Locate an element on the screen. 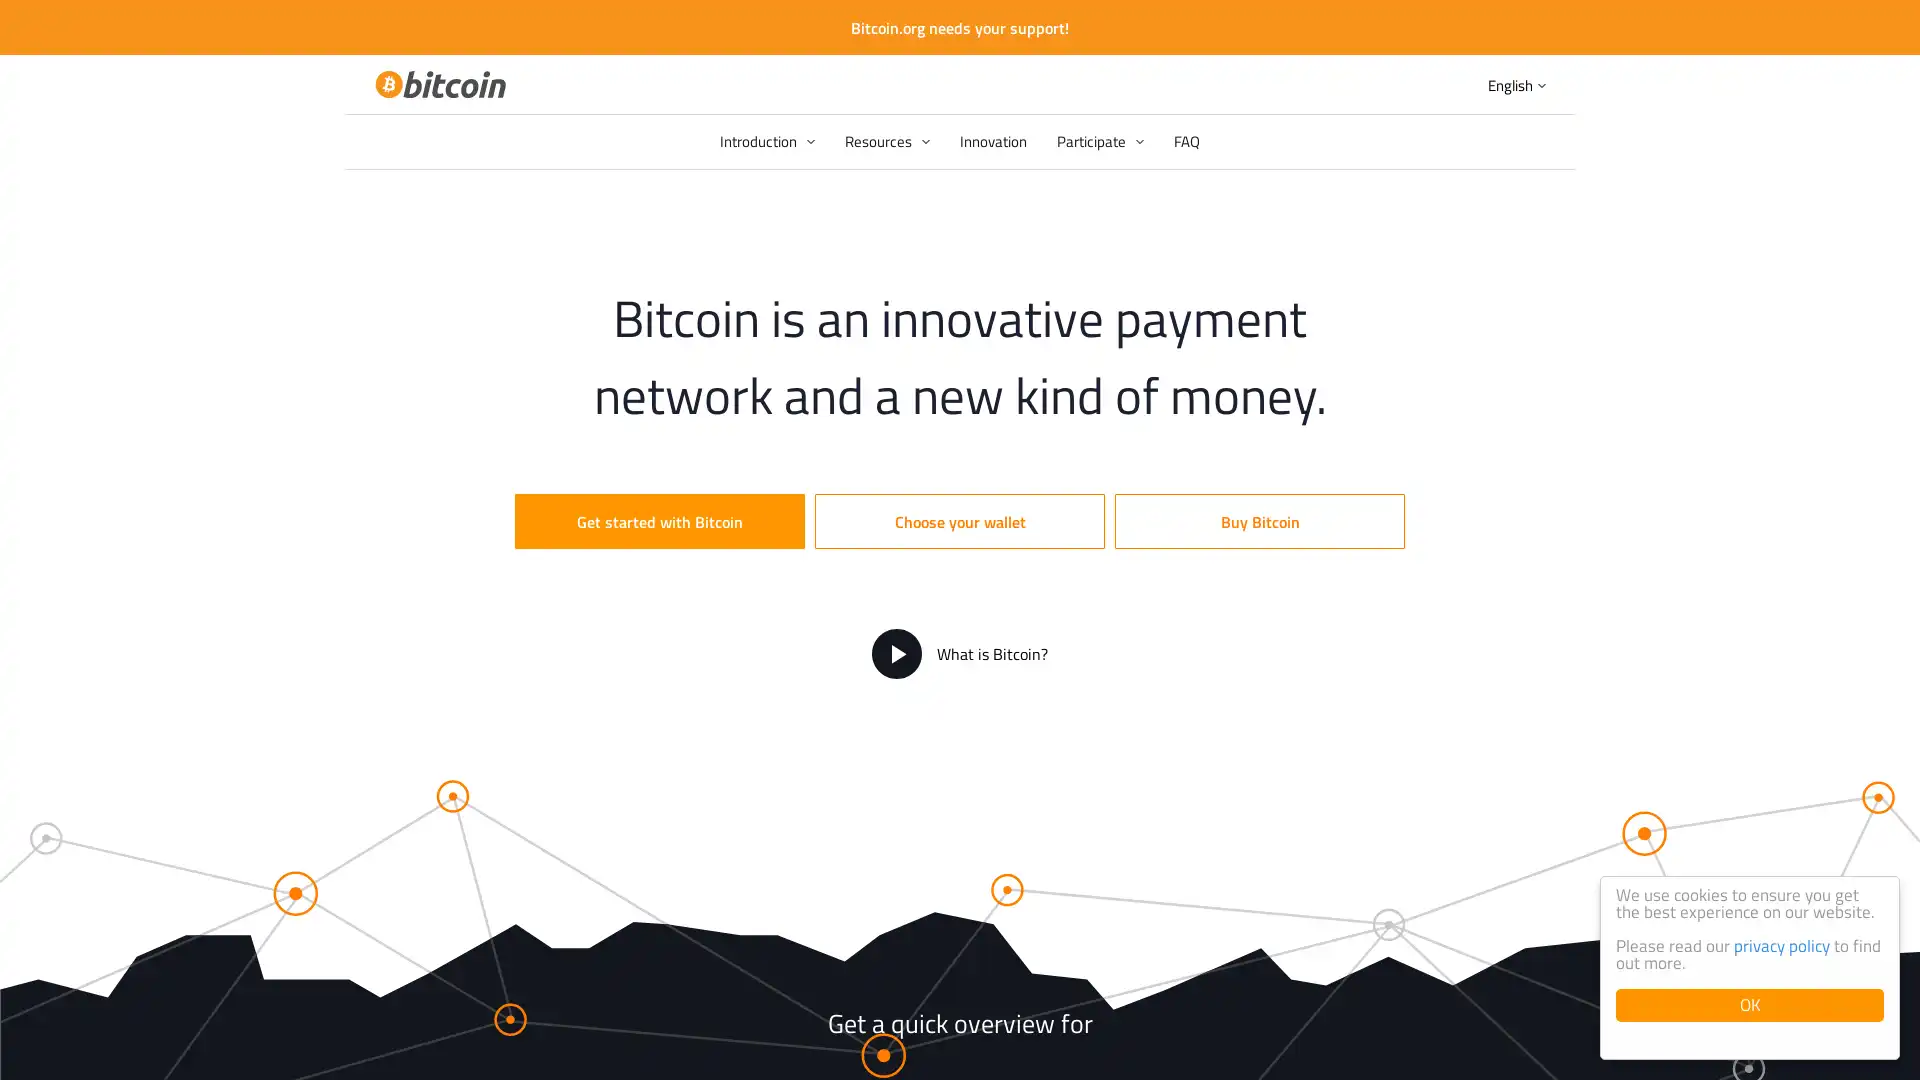 Image resolution: width=1920 pixels, height=1080 pixels. What is Bitcoin? is located at coordinates (960, 654).